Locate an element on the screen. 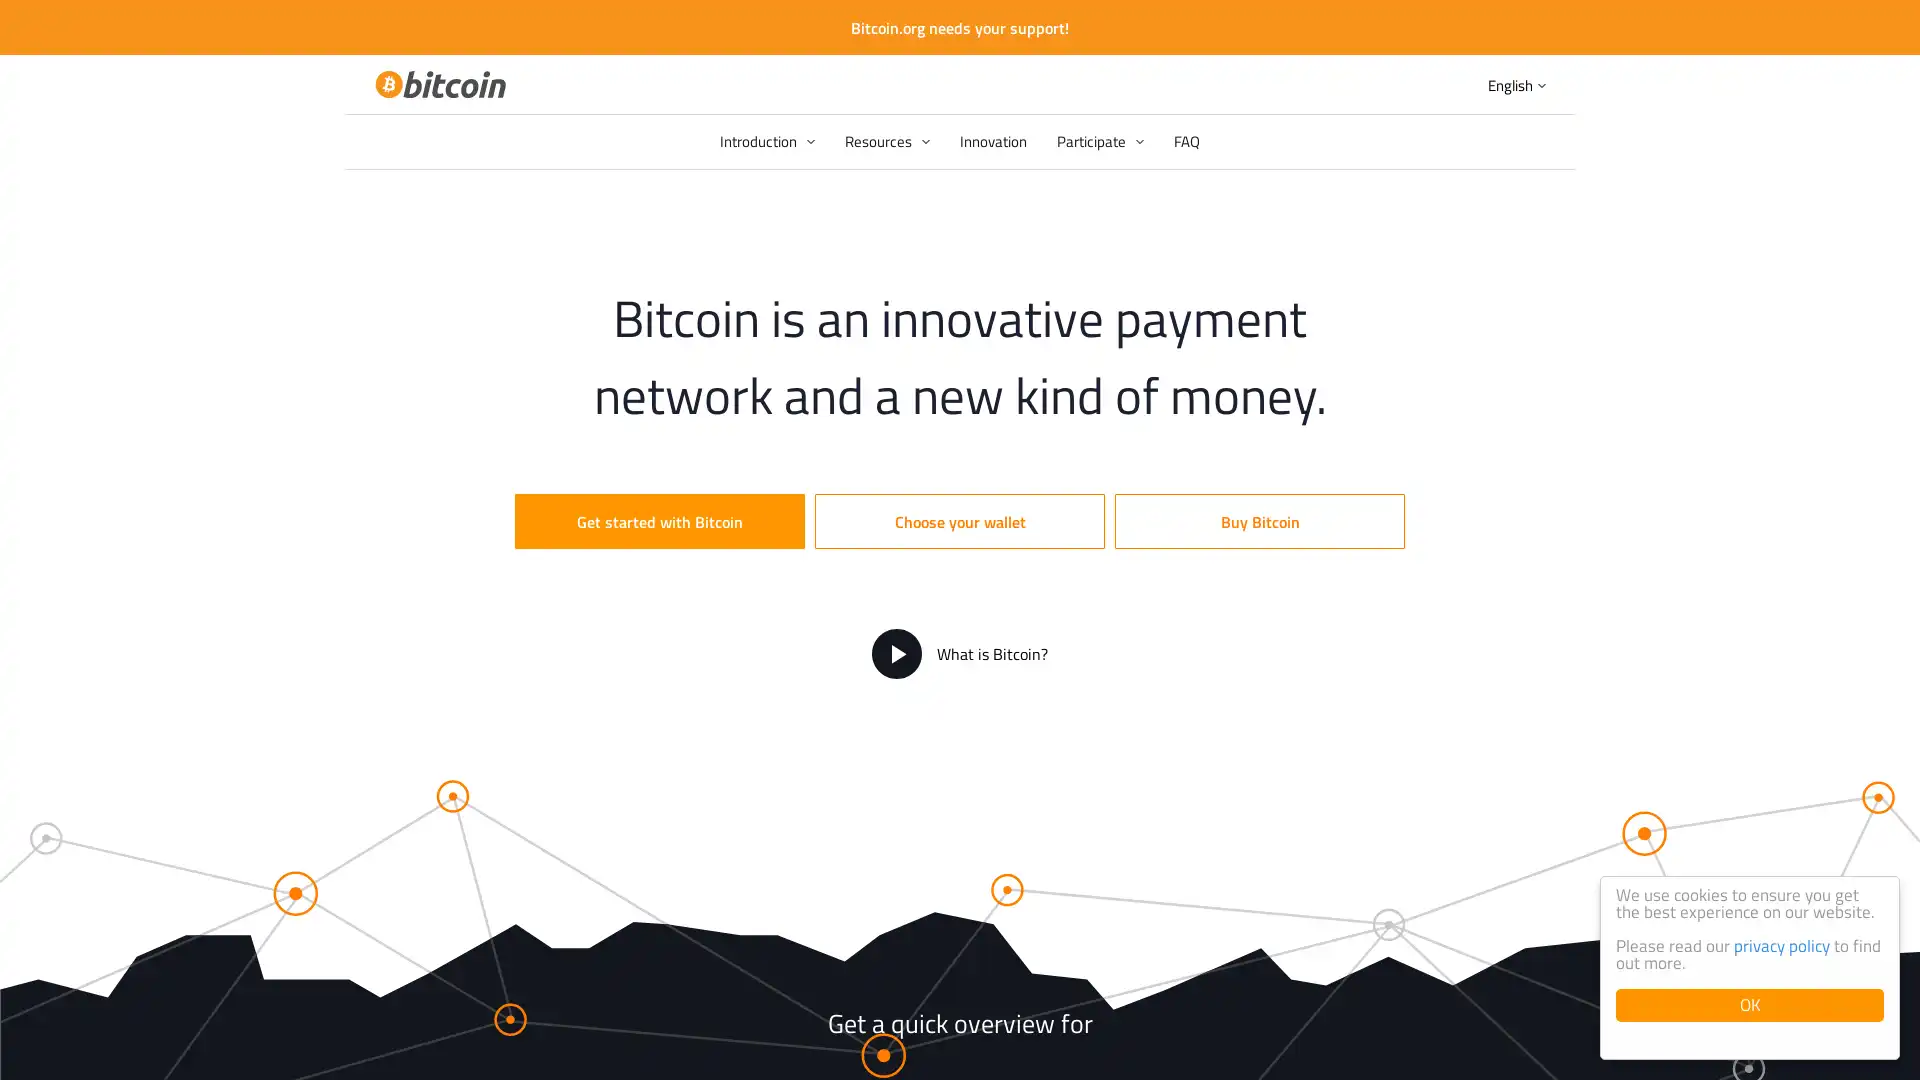 Image resolution: width=1920 pixels, height=1080 pixels. What is Bitcoin? is located at coordinates (960, 654).